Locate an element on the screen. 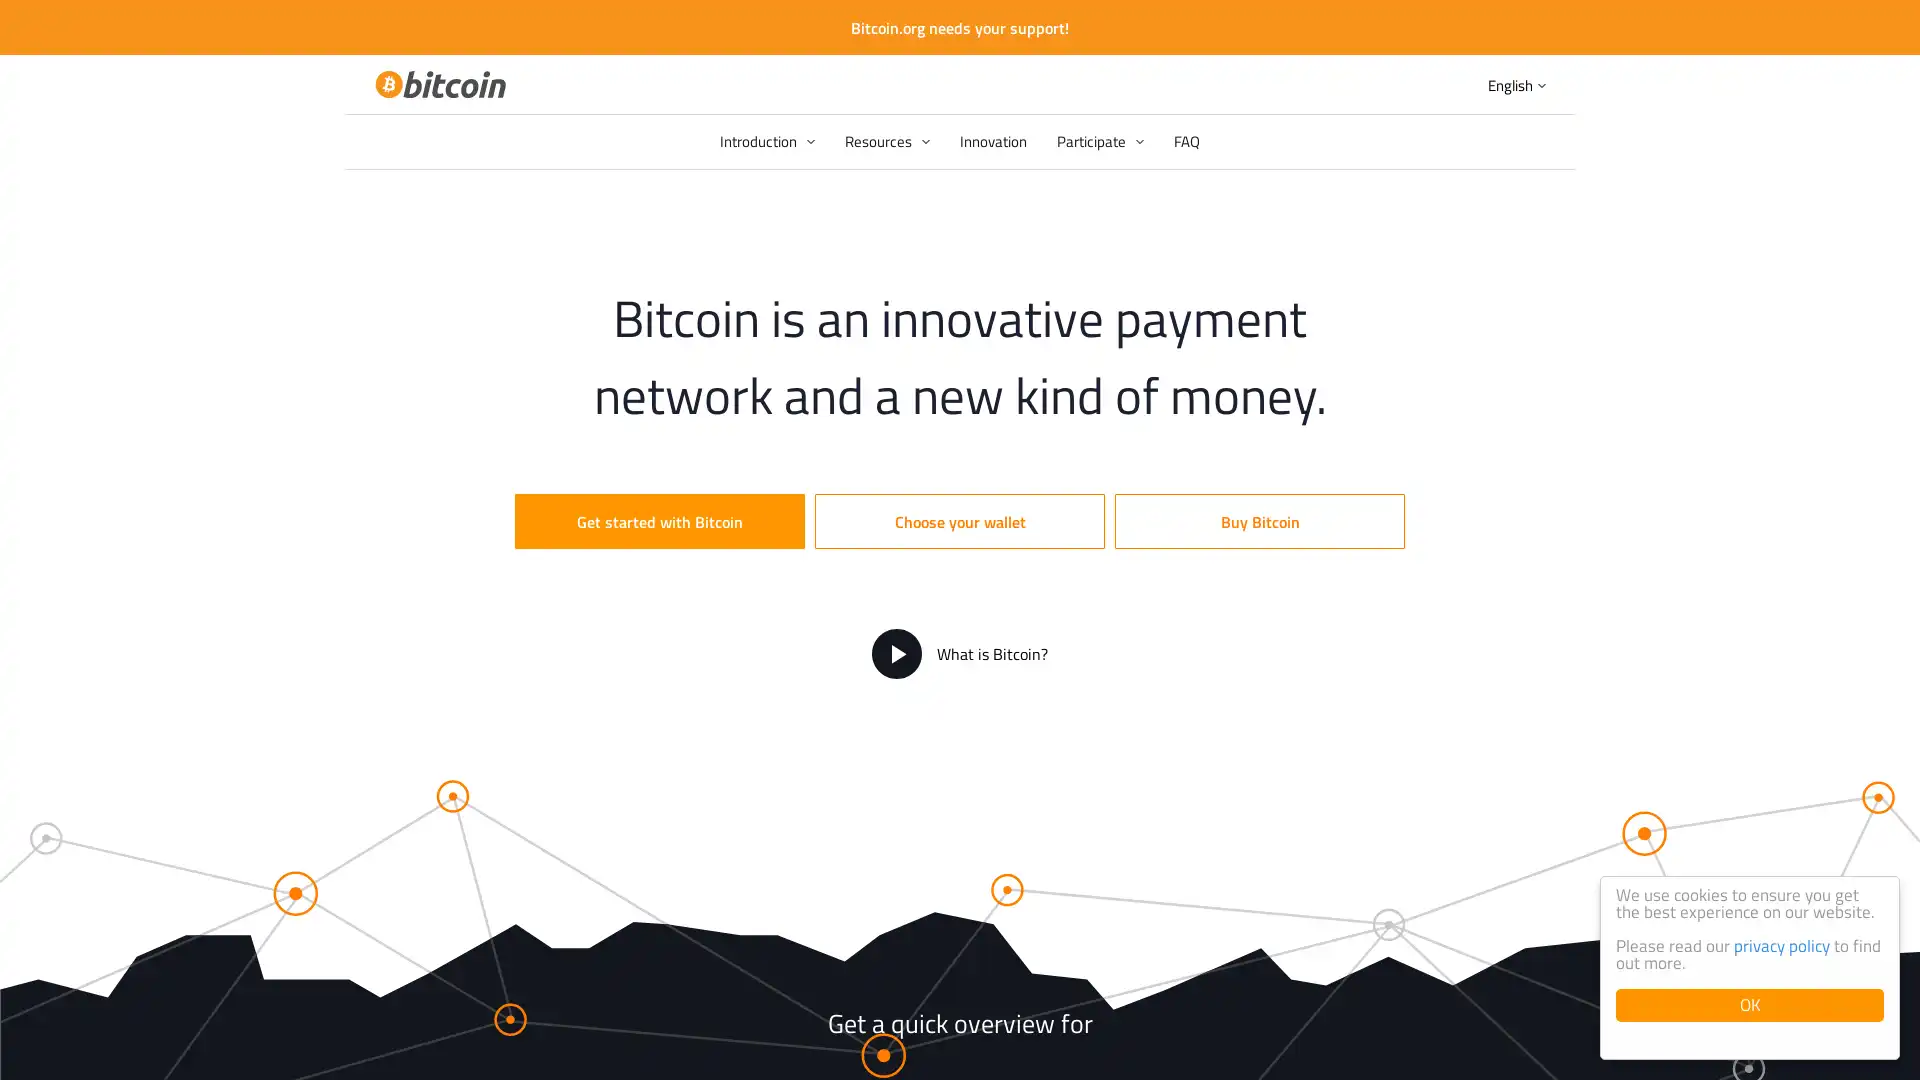 Image resolution: width=1920 pixels, height=1080 pixels. What is Bitcoin? is located at coordinates (960, 654).